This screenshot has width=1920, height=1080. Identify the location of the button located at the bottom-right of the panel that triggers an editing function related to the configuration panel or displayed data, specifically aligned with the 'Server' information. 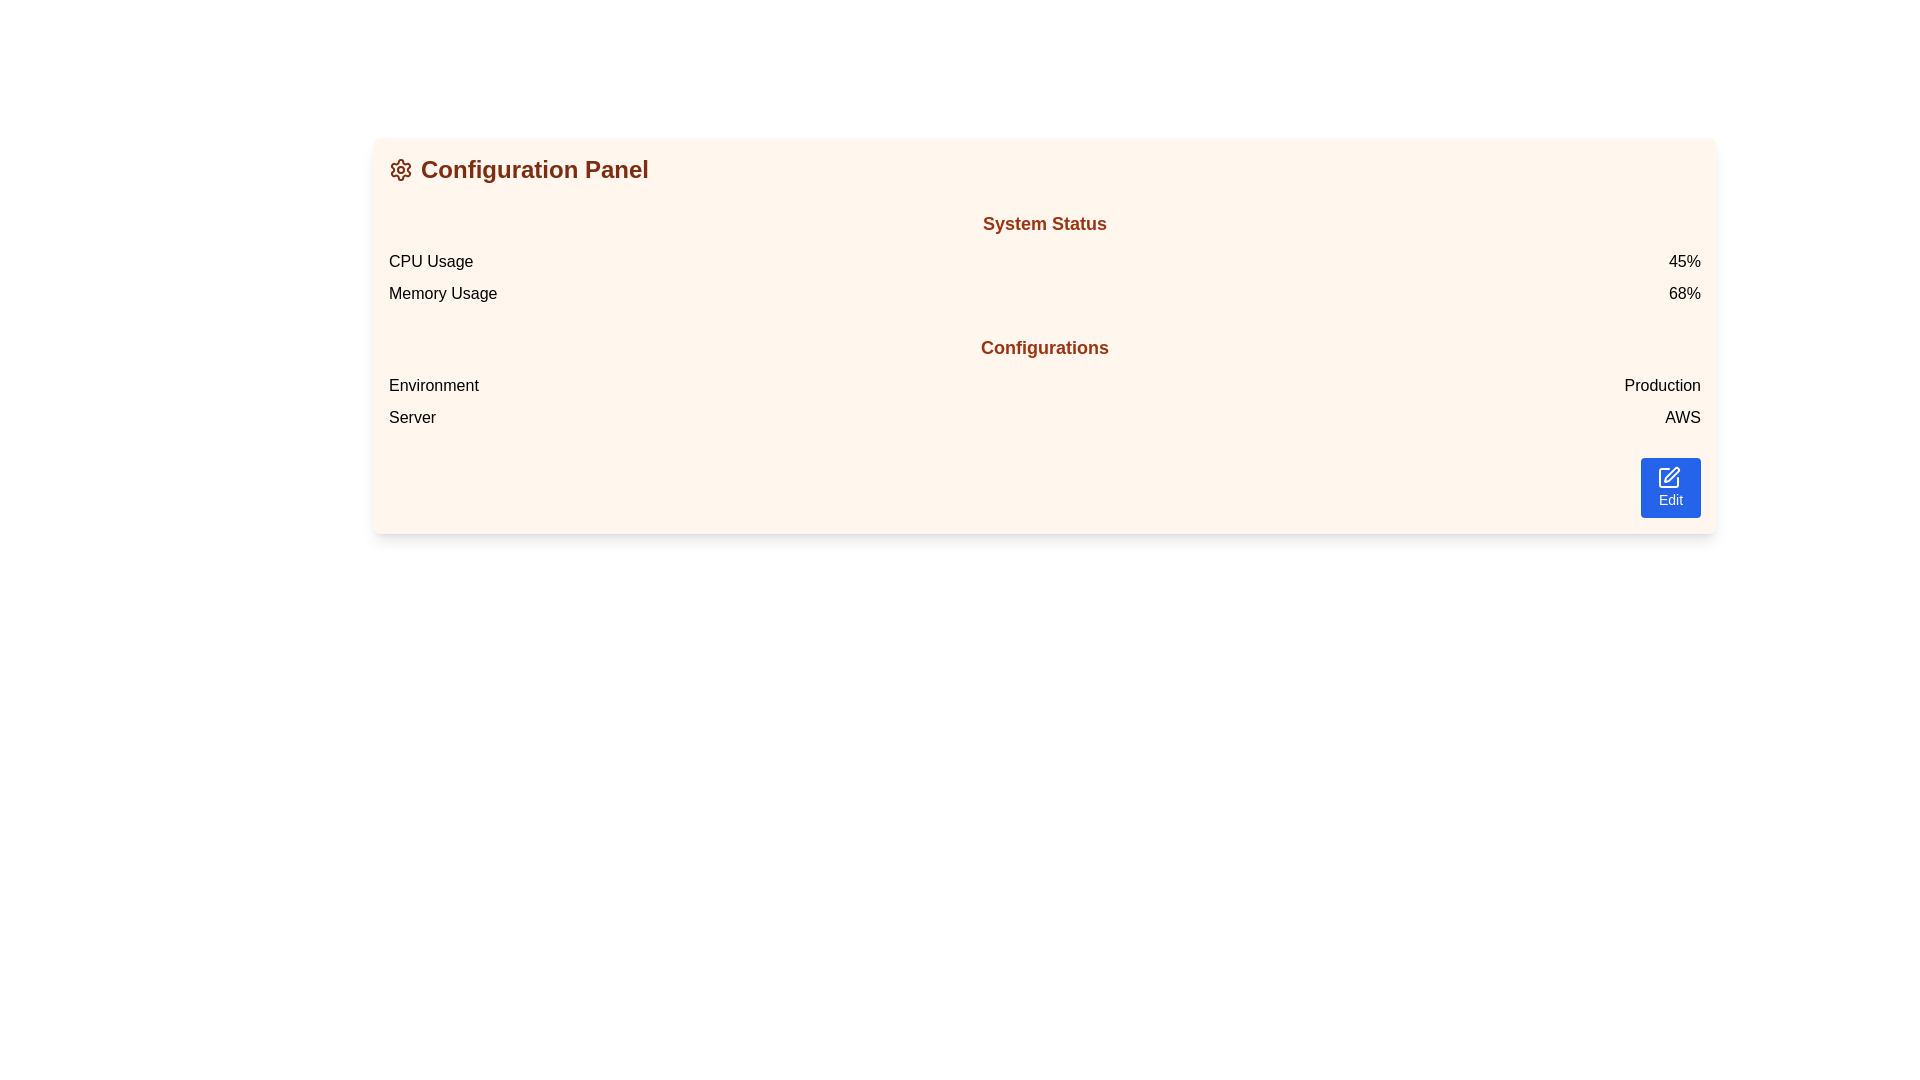
(1670, 486).